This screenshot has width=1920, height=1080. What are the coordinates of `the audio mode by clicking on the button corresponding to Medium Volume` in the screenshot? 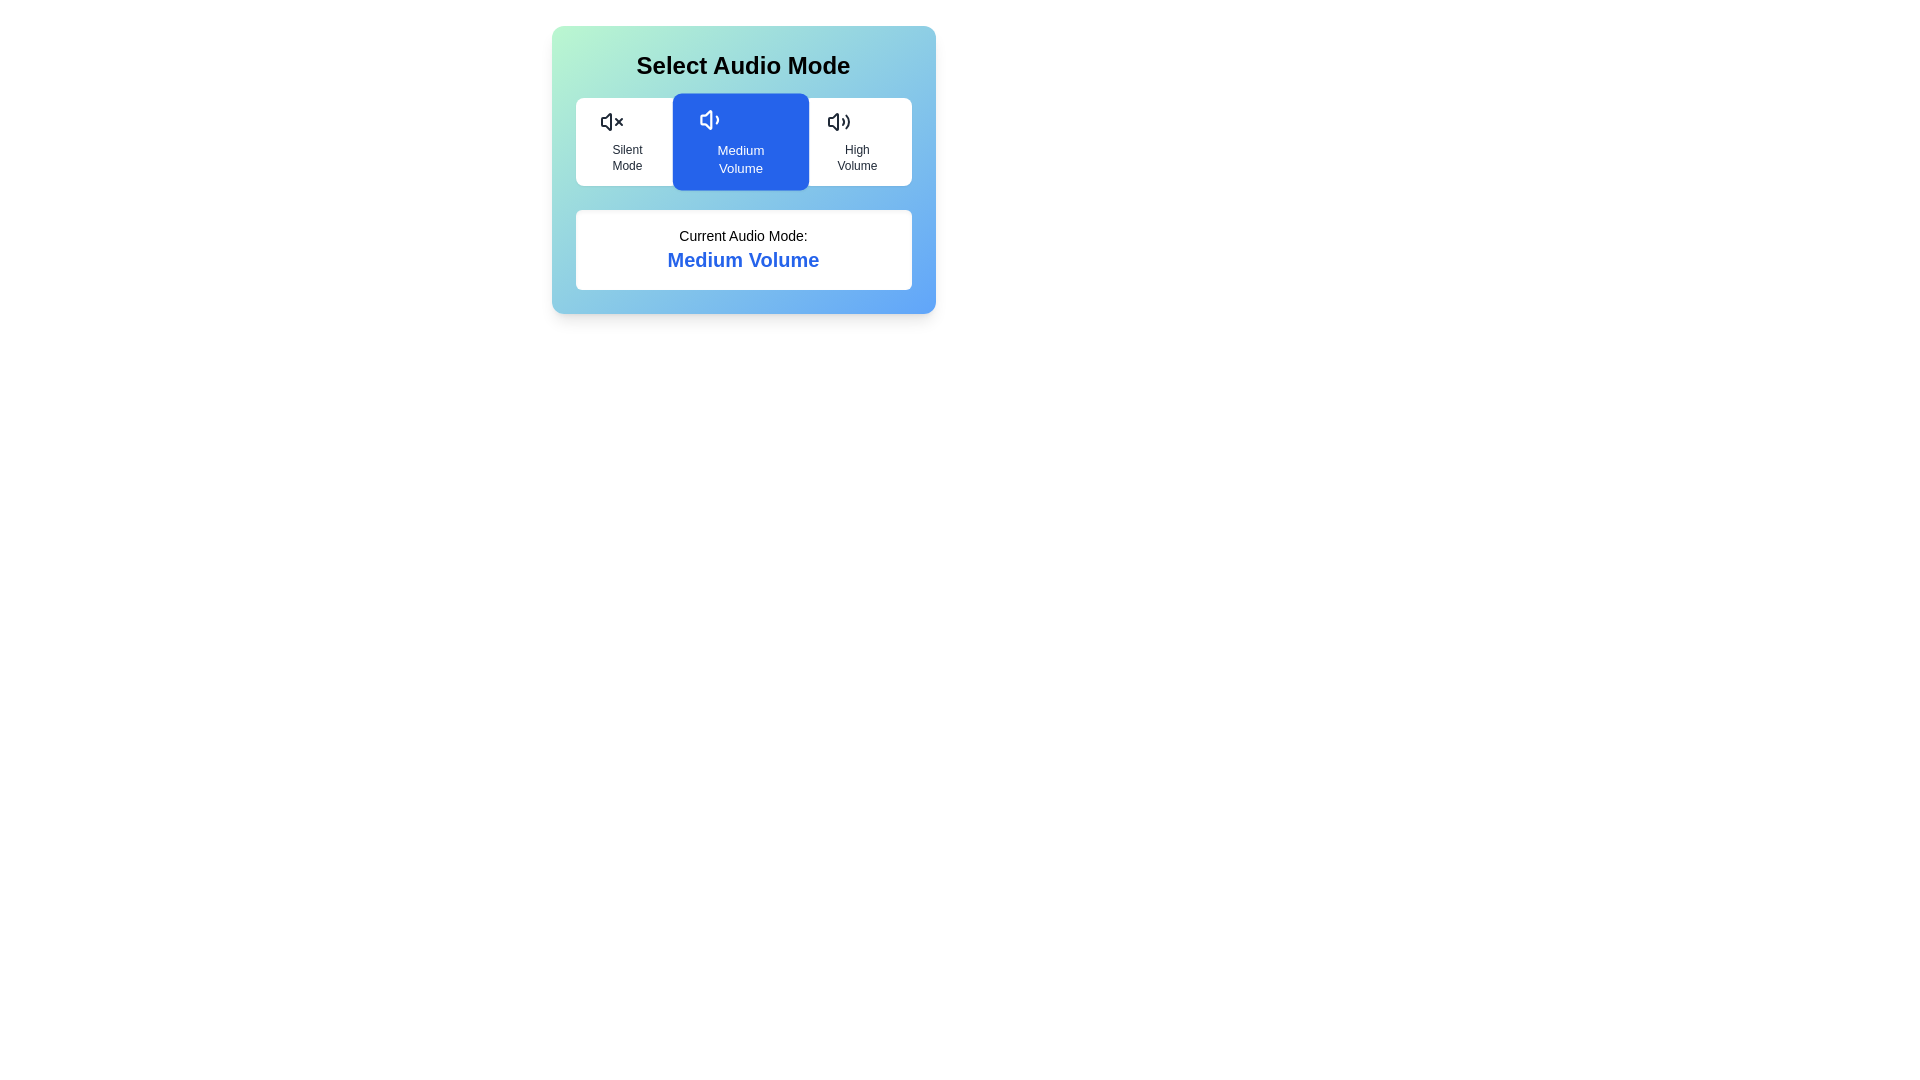 It's located at (739, 141).